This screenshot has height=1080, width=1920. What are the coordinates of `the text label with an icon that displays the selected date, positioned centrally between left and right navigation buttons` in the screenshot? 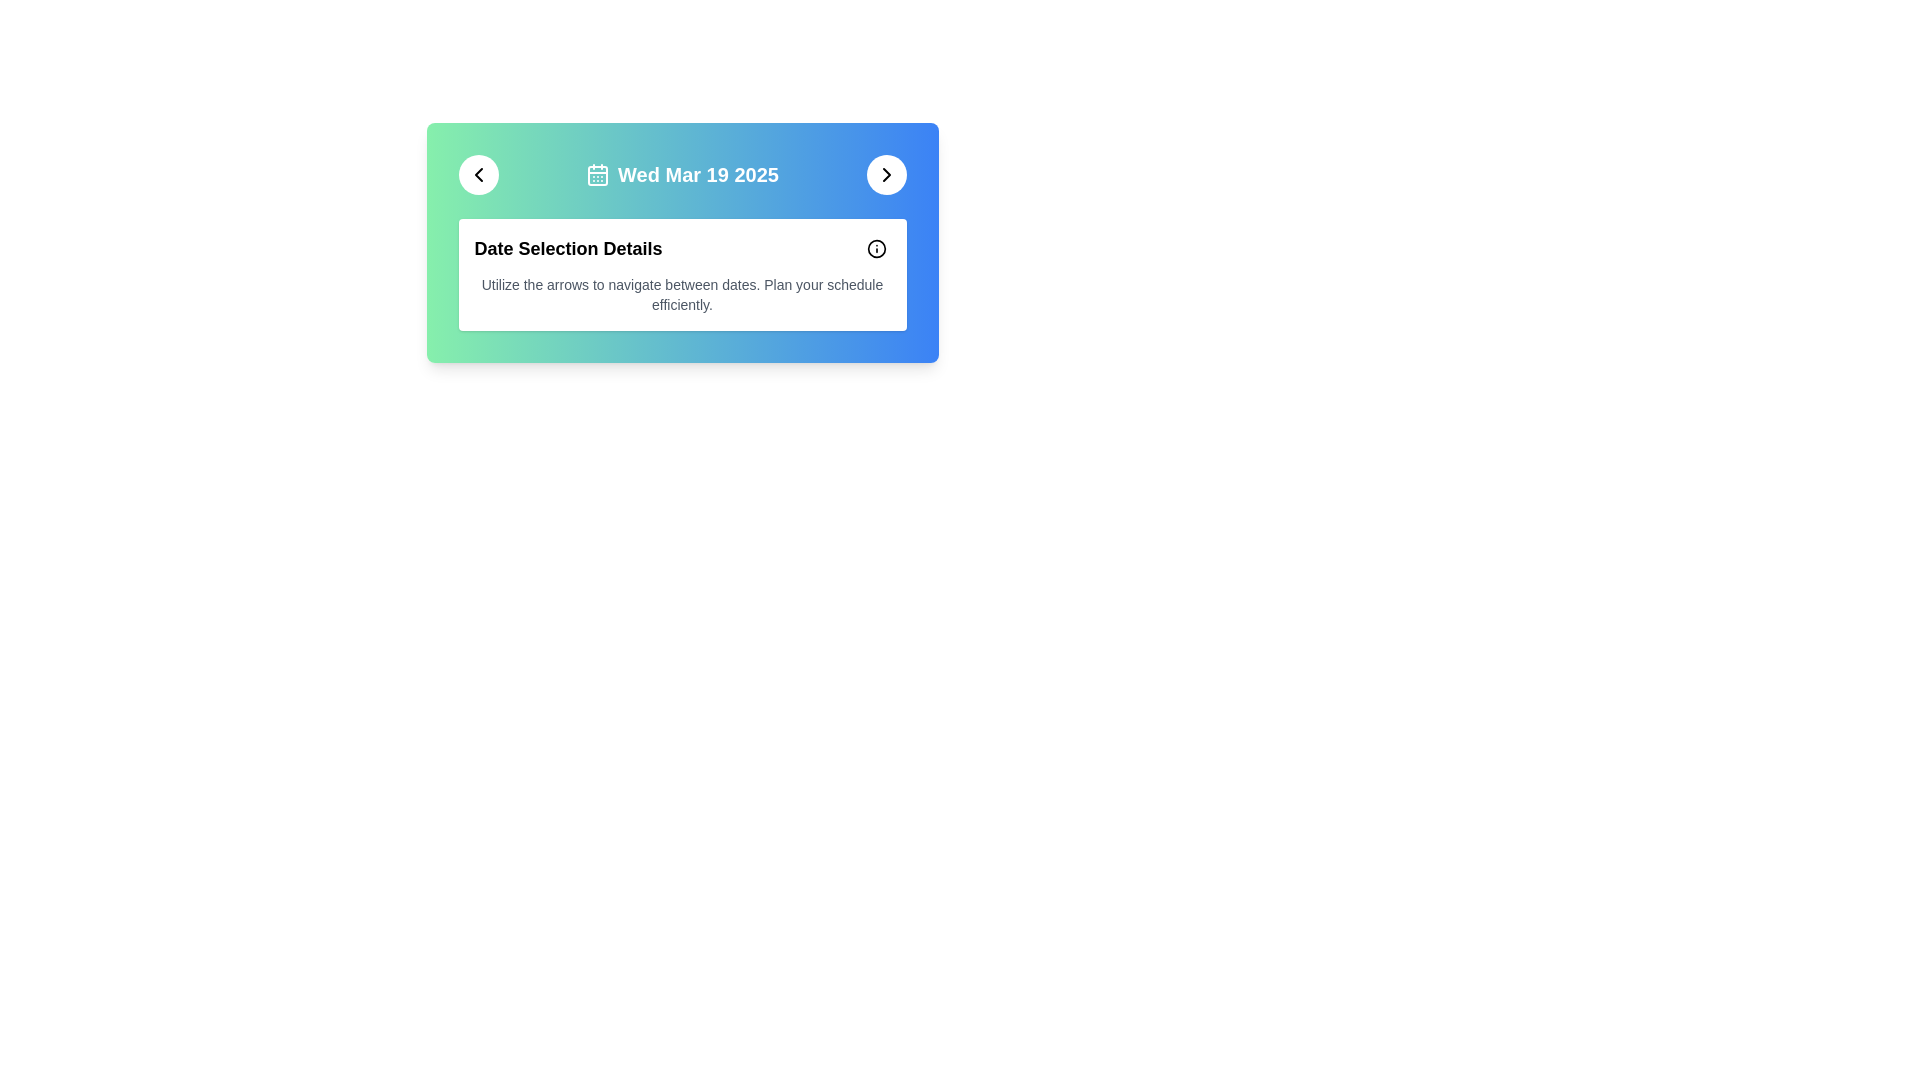 It's located at (682, 173).